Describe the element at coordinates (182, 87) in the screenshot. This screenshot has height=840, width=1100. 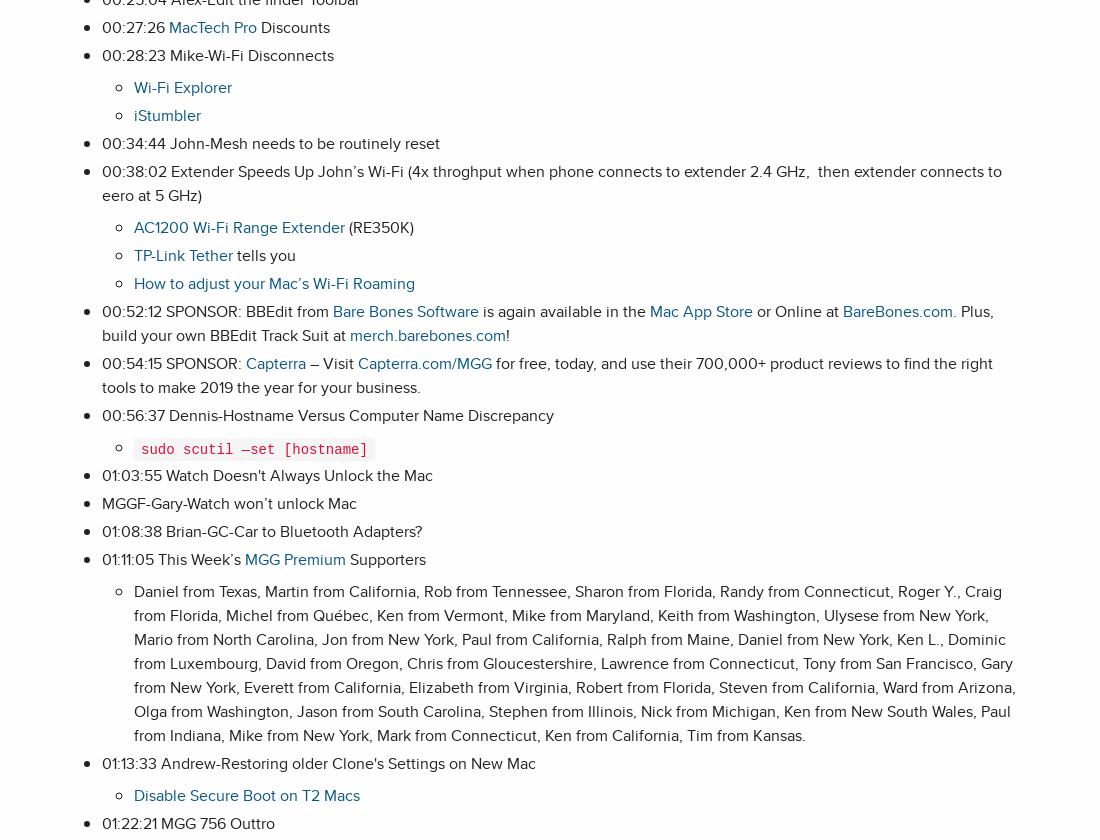
I see `'Wi-Fi Explorer'` at that location.